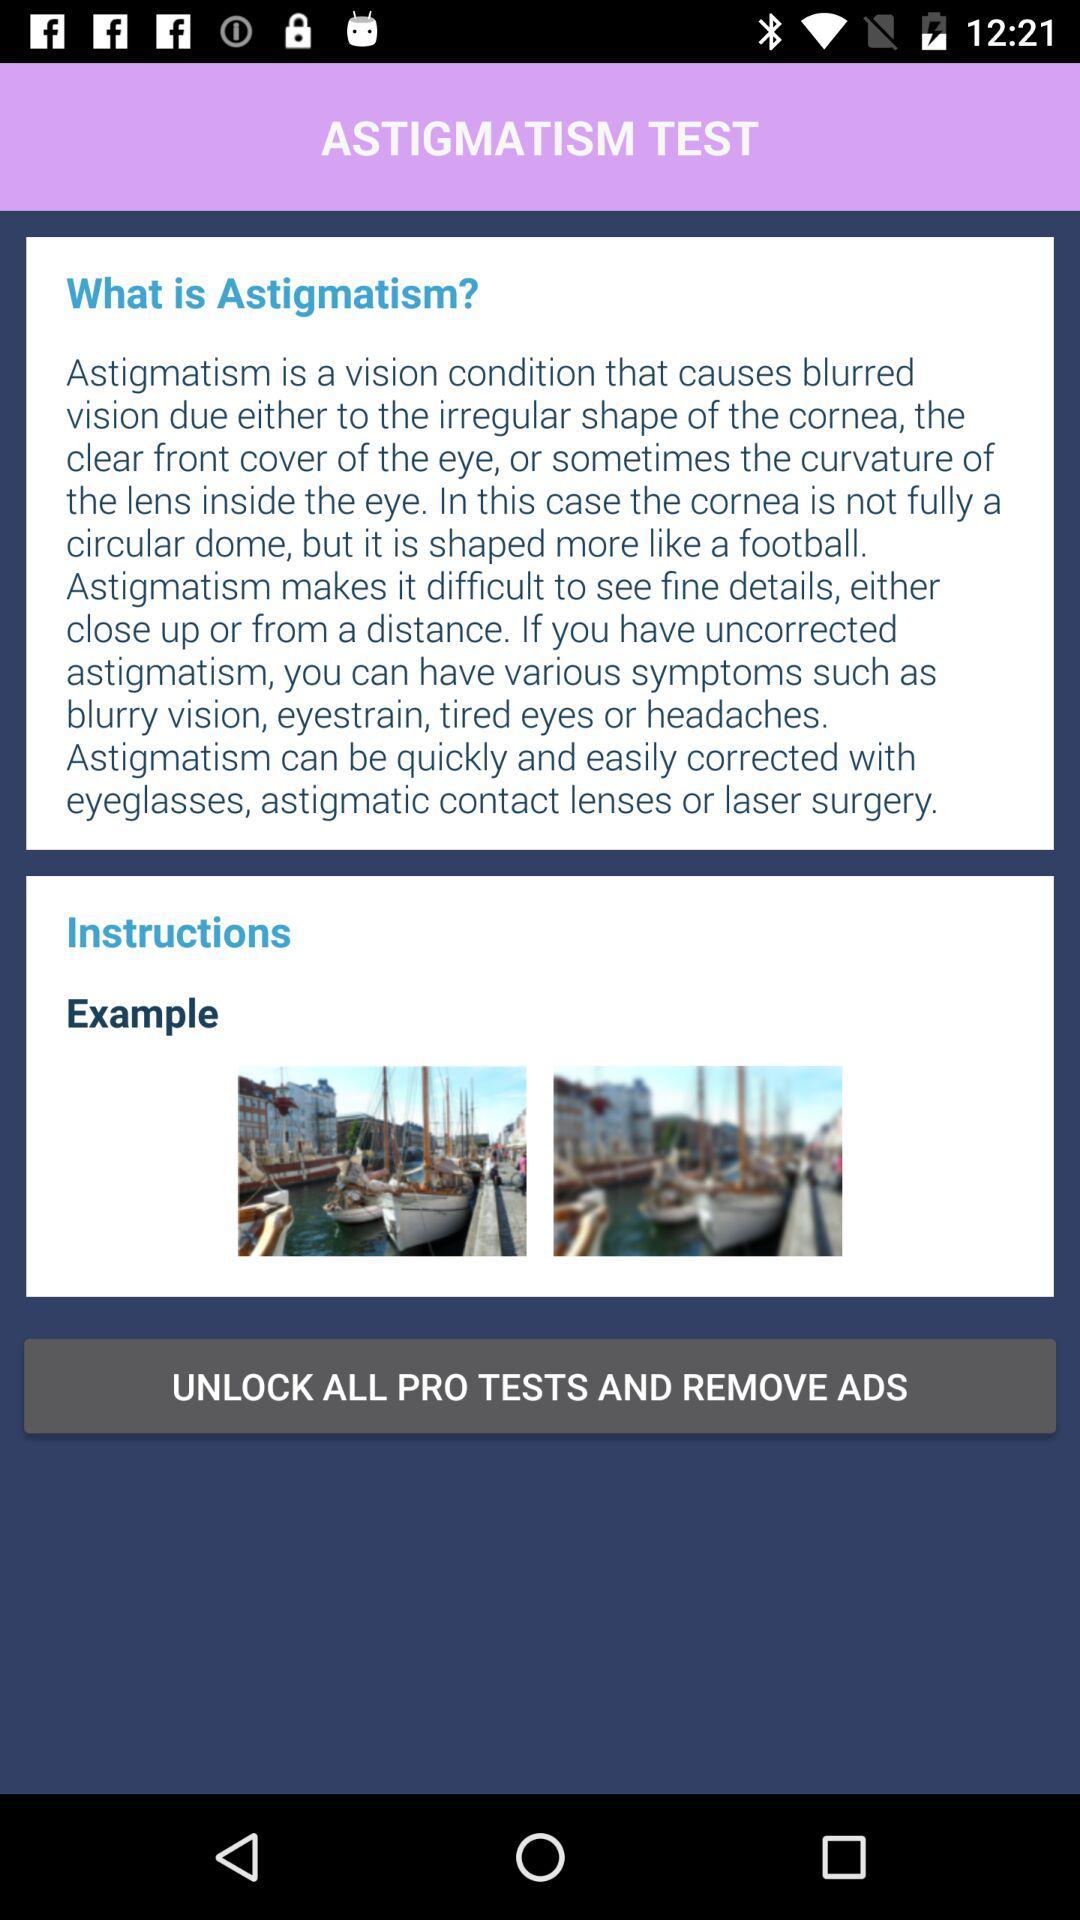  I want to click on the unlock all pro, so click(540, 1385).